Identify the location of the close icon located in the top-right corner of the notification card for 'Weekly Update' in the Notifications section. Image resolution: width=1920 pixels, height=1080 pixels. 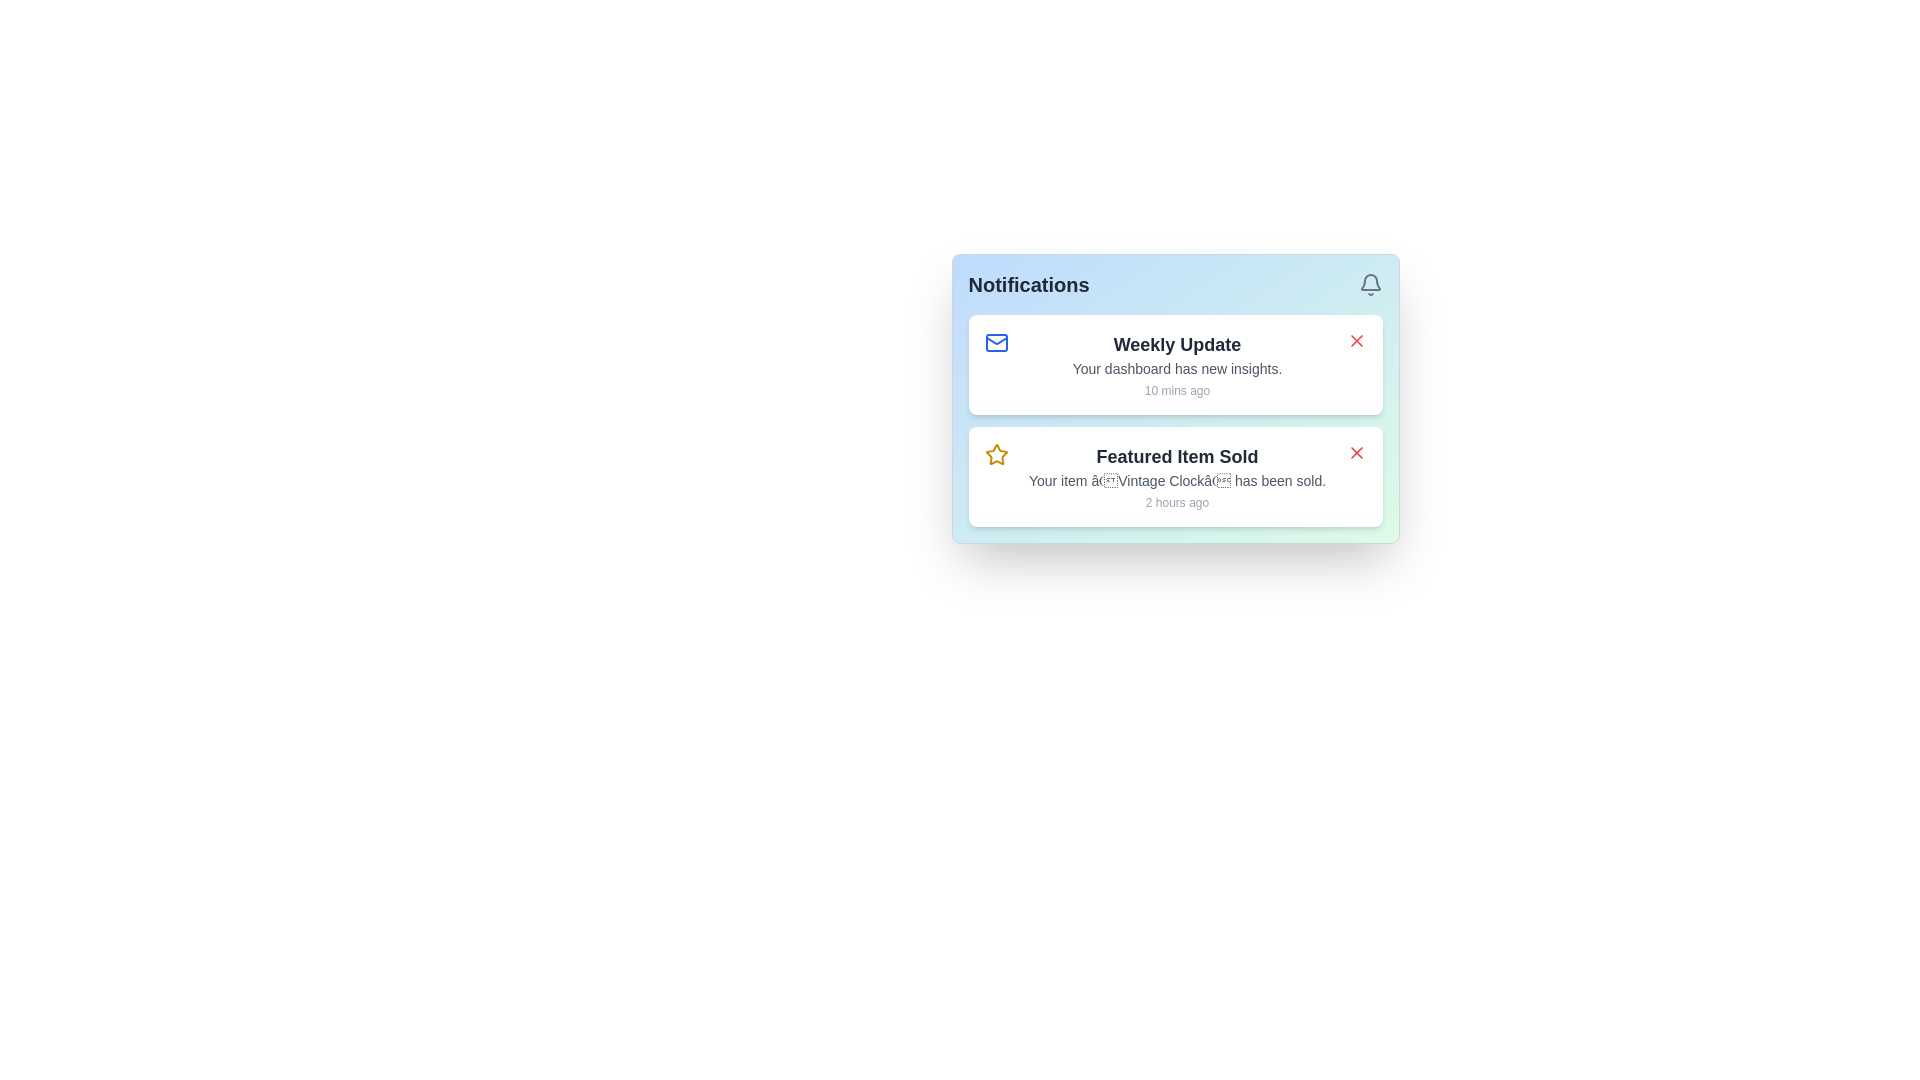
(1356, 339).